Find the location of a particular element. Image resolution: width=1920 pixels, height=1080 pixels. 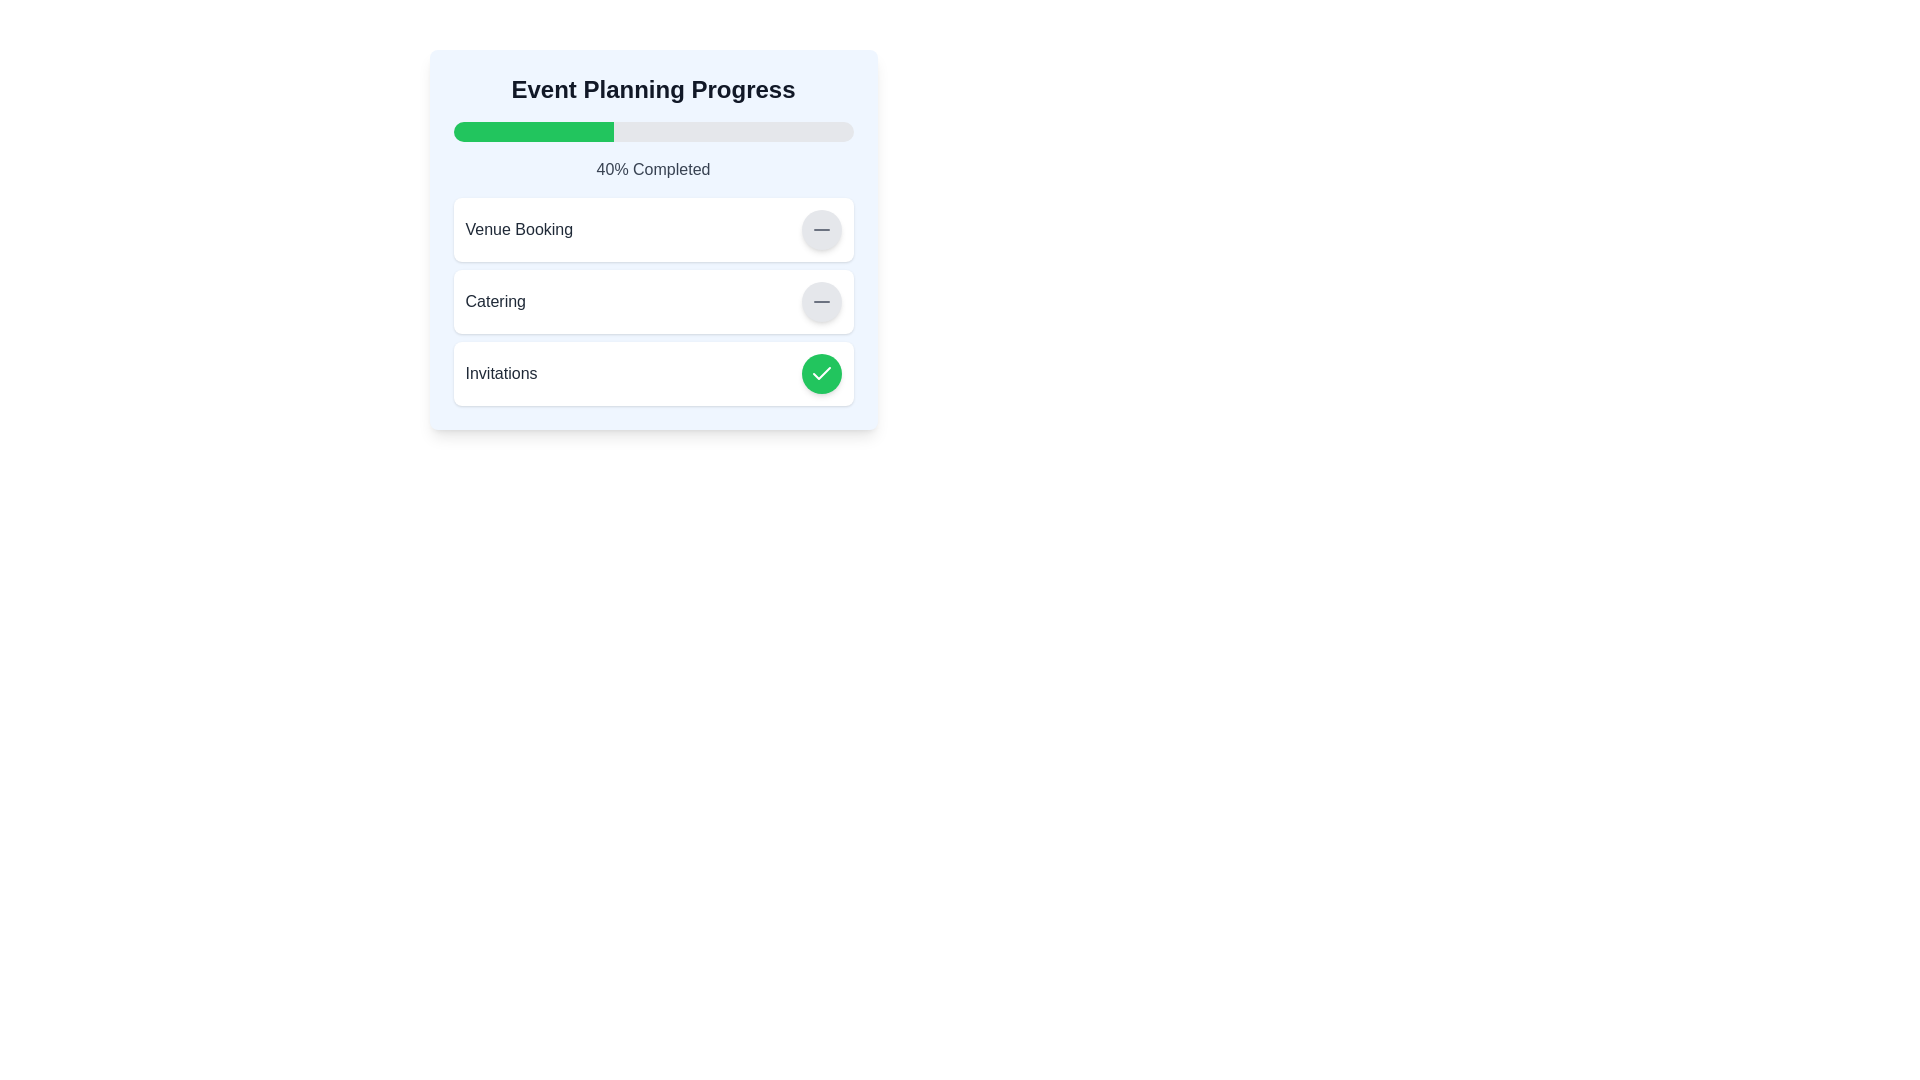

the 'Catering' Display Card, which is the second card in a vertical stack of three, positioned below the 'Venue Booking' card and above the 'Invitations' card is located at coordinates (653, 301).